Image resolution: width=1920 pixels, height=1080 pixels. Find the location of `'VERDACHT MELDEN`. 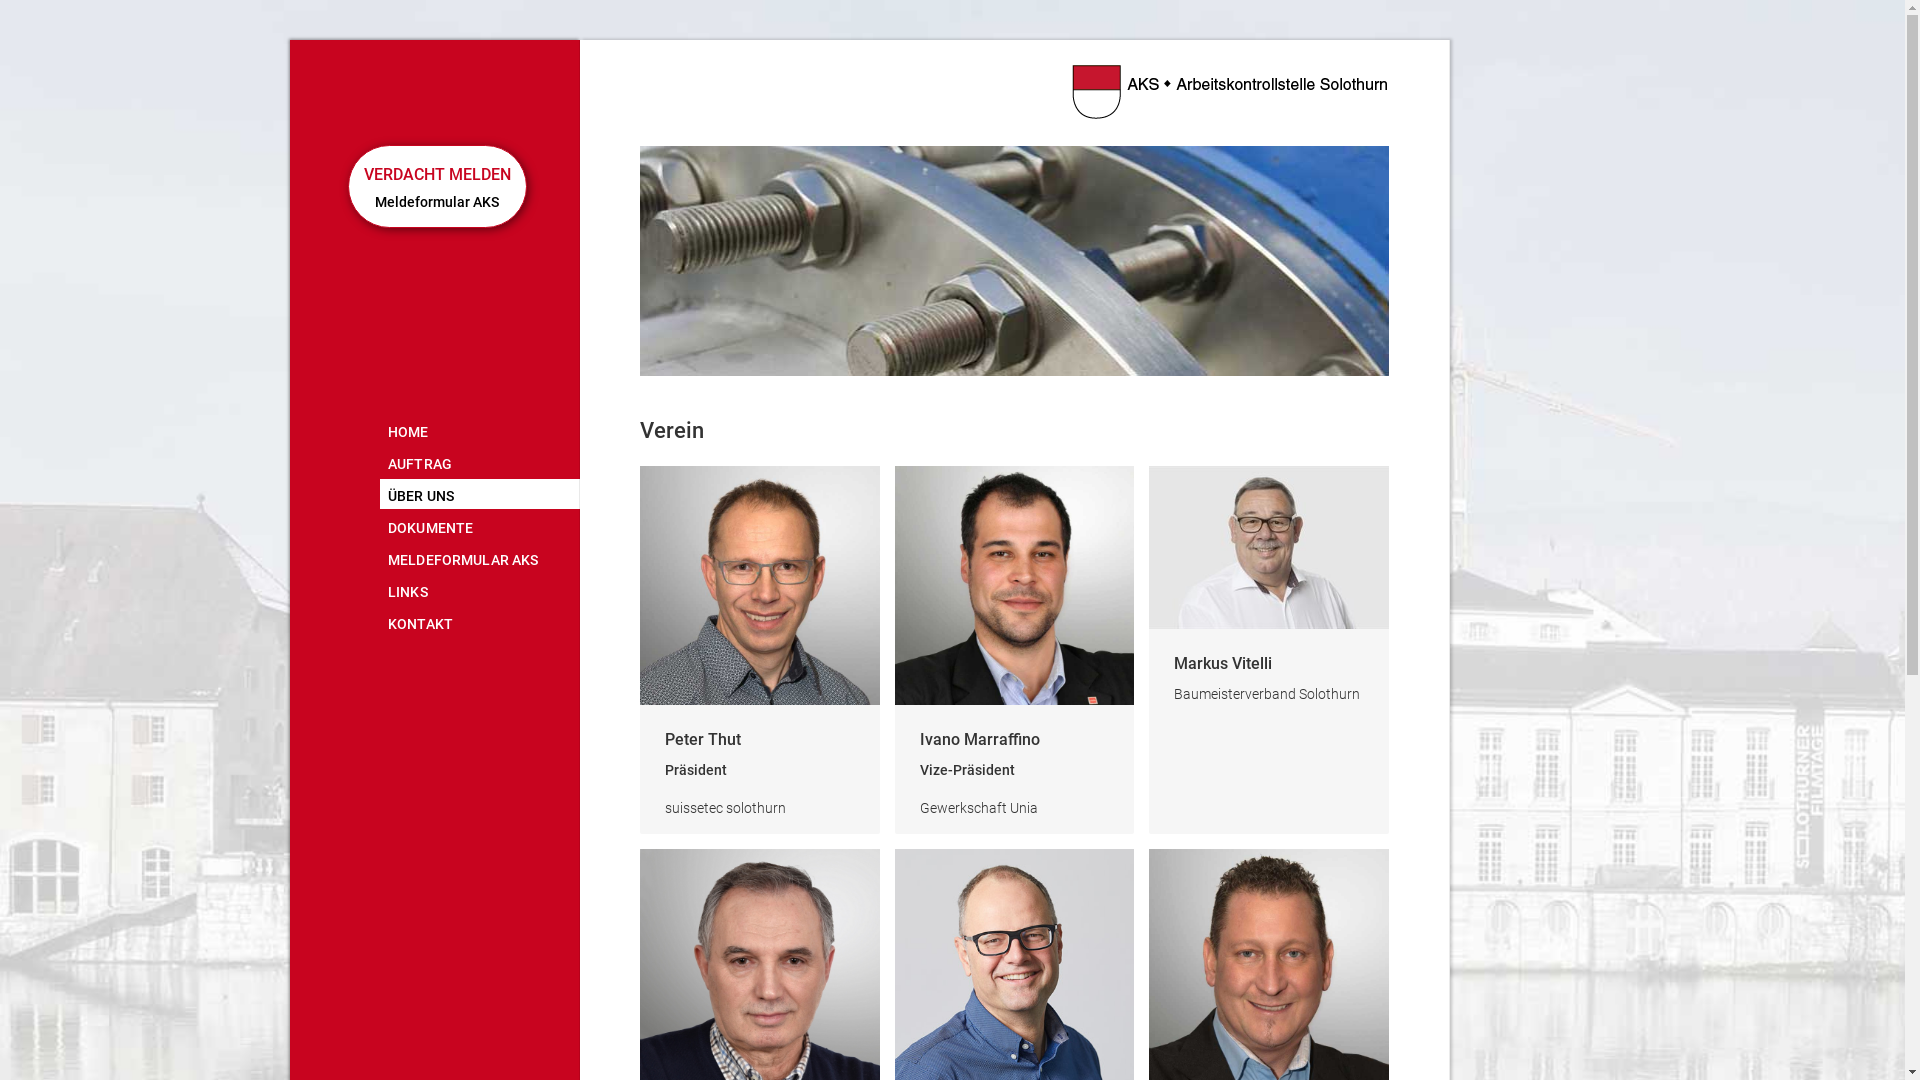

'VERDACHT MELDEN is located at coordinates (434, 173).